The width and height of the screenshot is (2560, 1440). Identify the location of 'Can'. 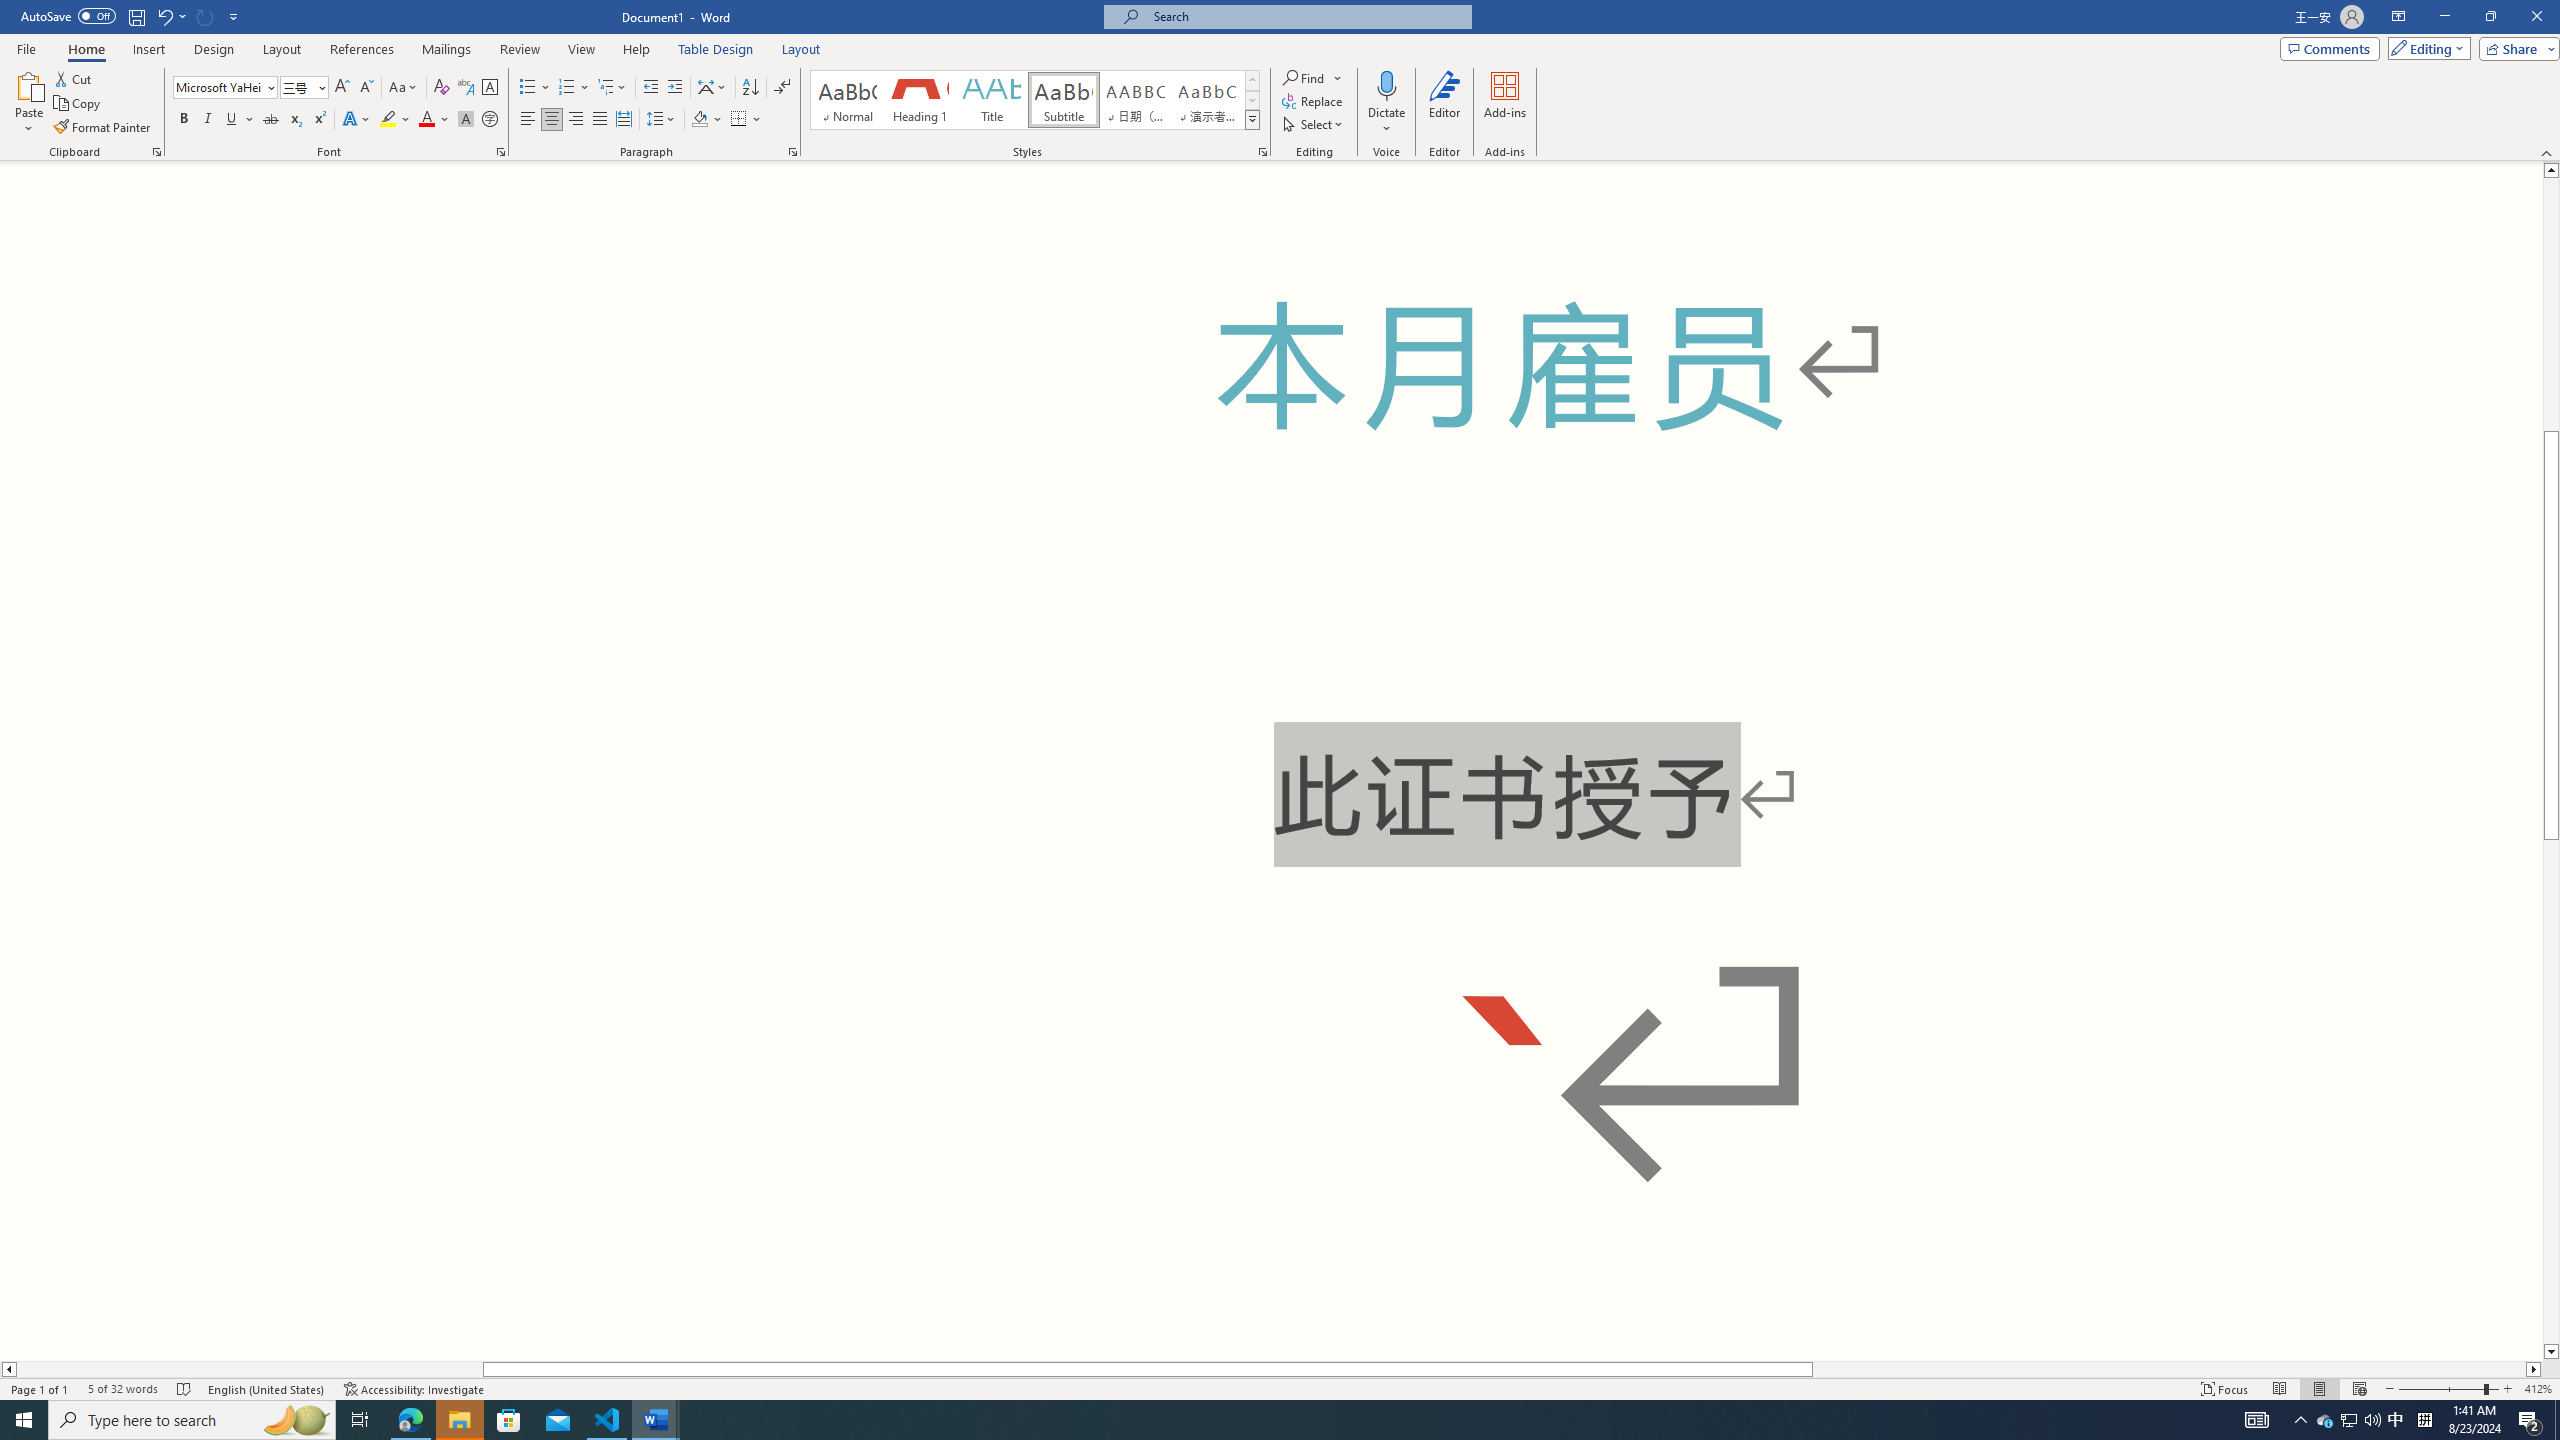
(205, 15).